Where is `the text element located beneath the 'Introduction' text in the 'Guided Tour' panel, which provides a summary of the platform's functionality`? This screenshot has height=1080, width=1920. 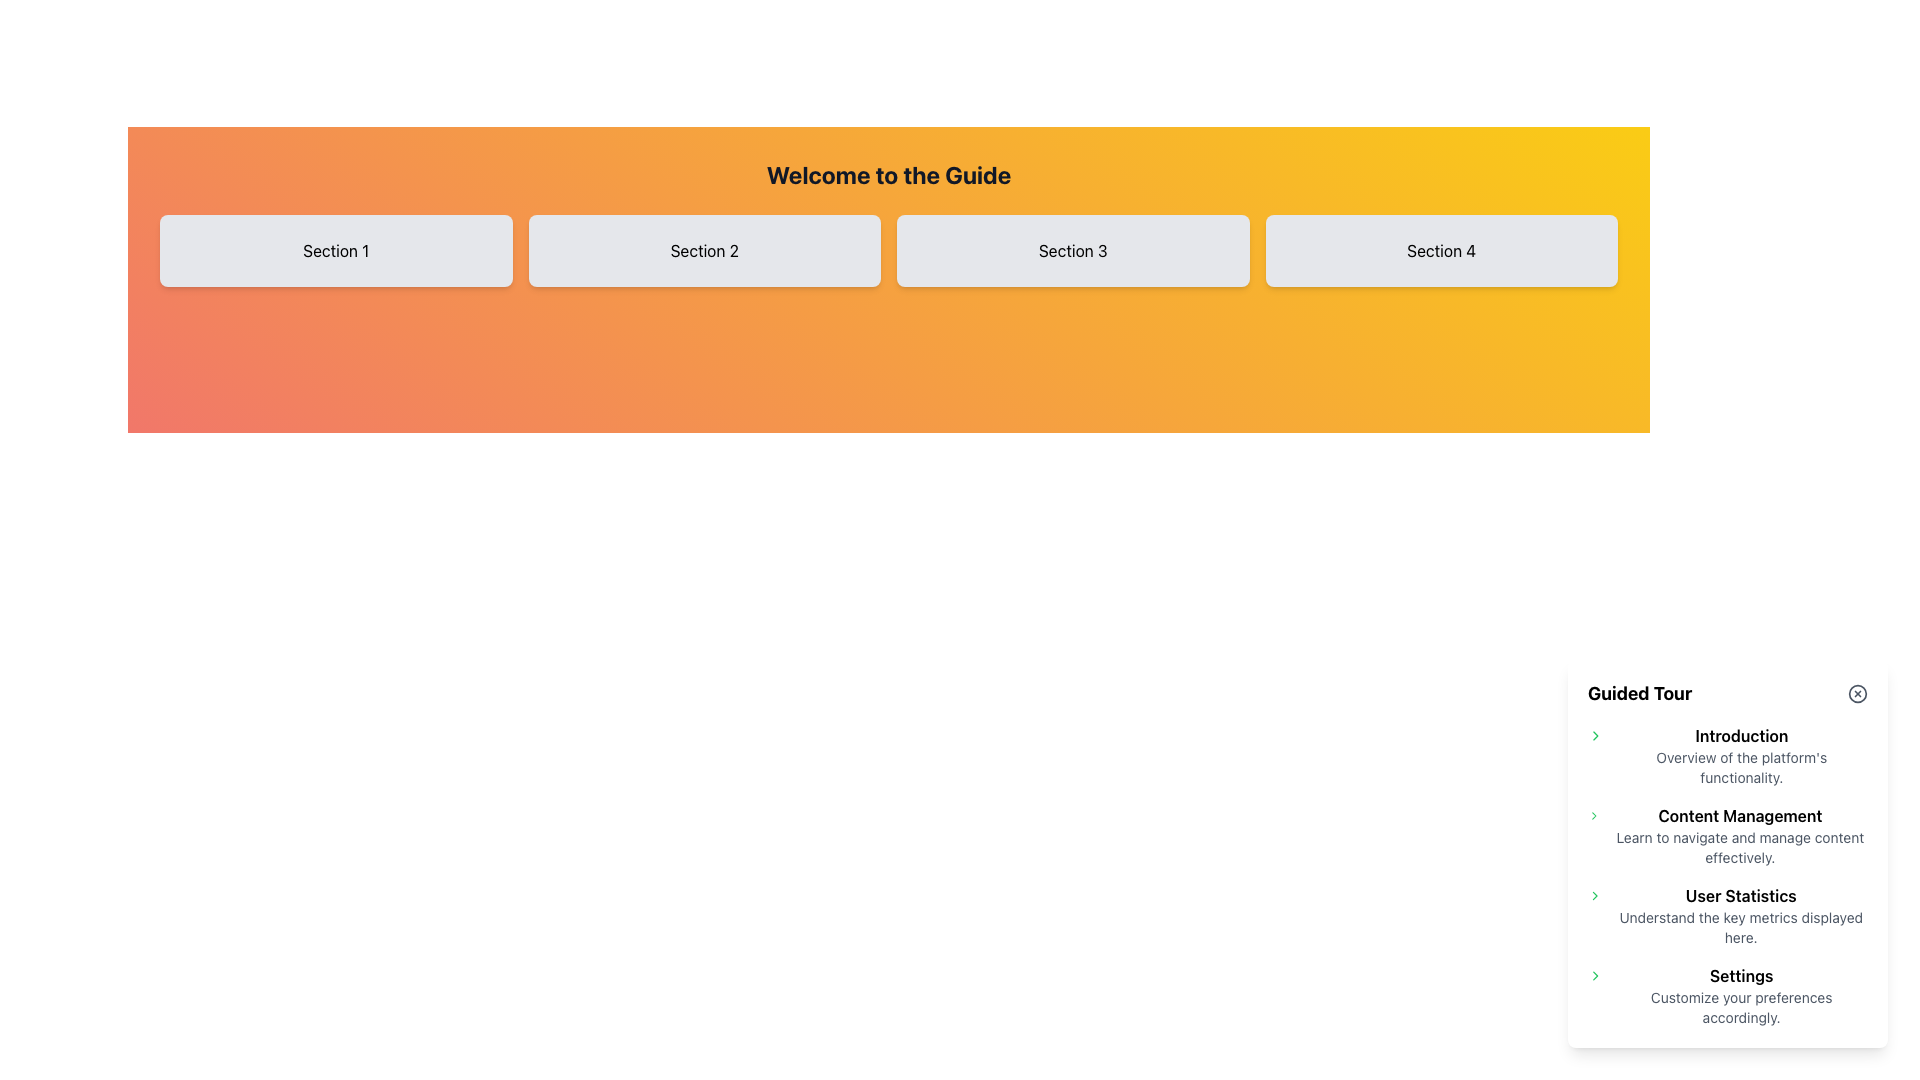
the text element located beneath the 'Introduction' text in the 'Guided Tour' panel, which provides a summary of the platform's functionality is located at coordinates (1740, 766).